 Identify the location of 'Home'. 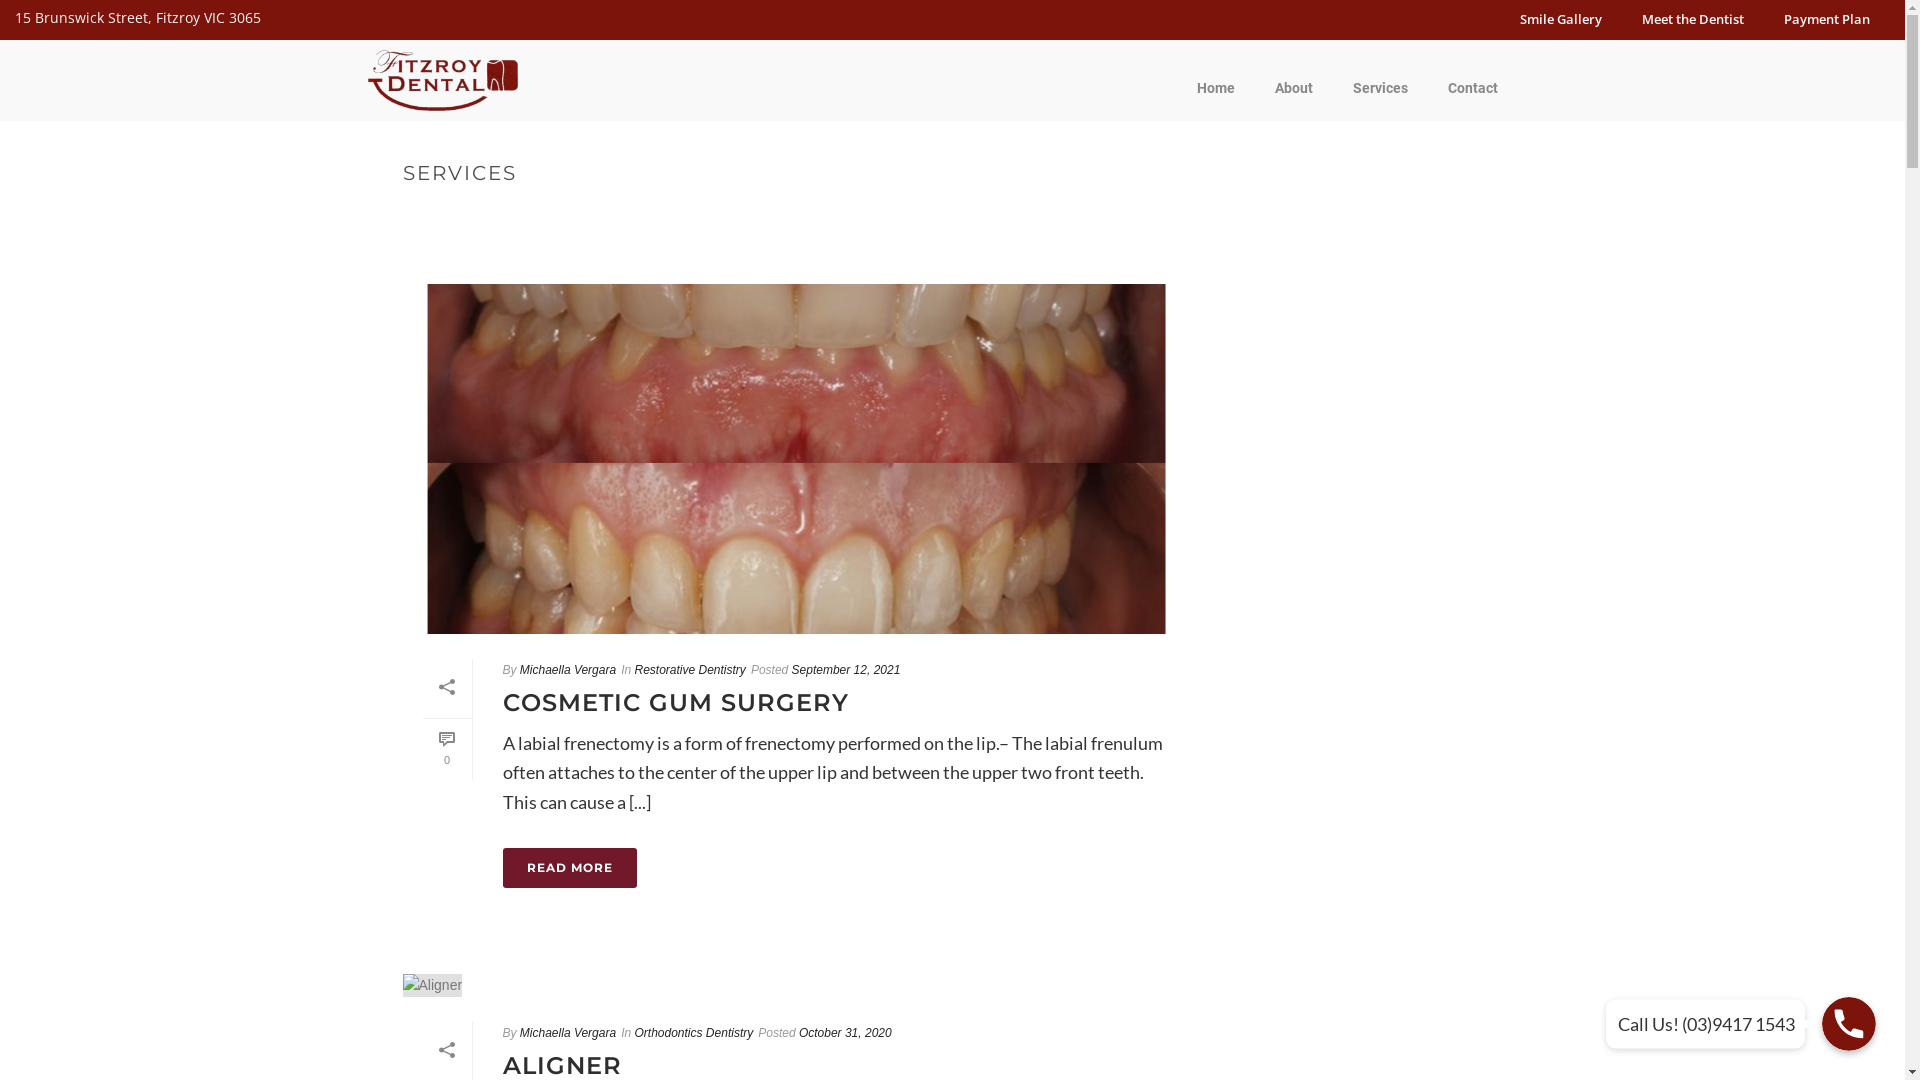
(1213, 87).